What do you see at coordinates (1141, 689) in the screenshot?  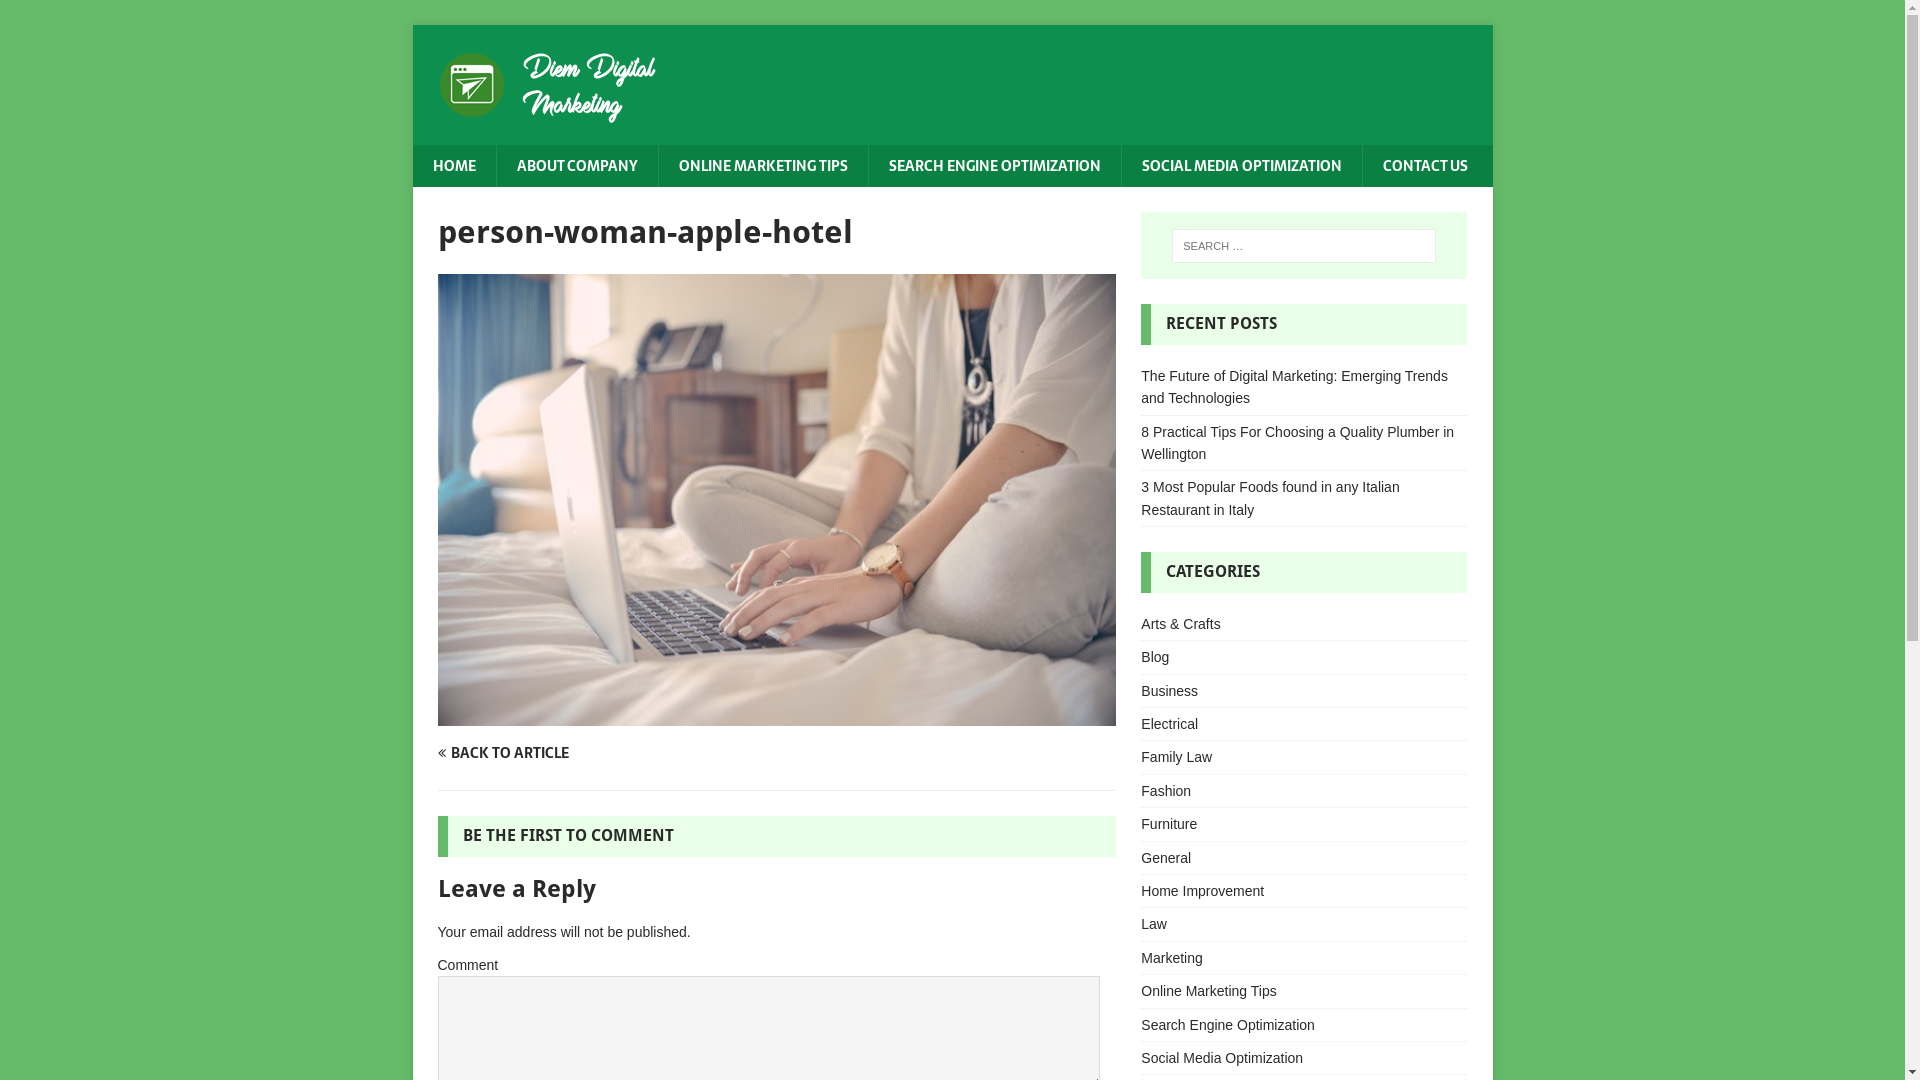 I see `'Business'` at bounding box center [1141, 689].